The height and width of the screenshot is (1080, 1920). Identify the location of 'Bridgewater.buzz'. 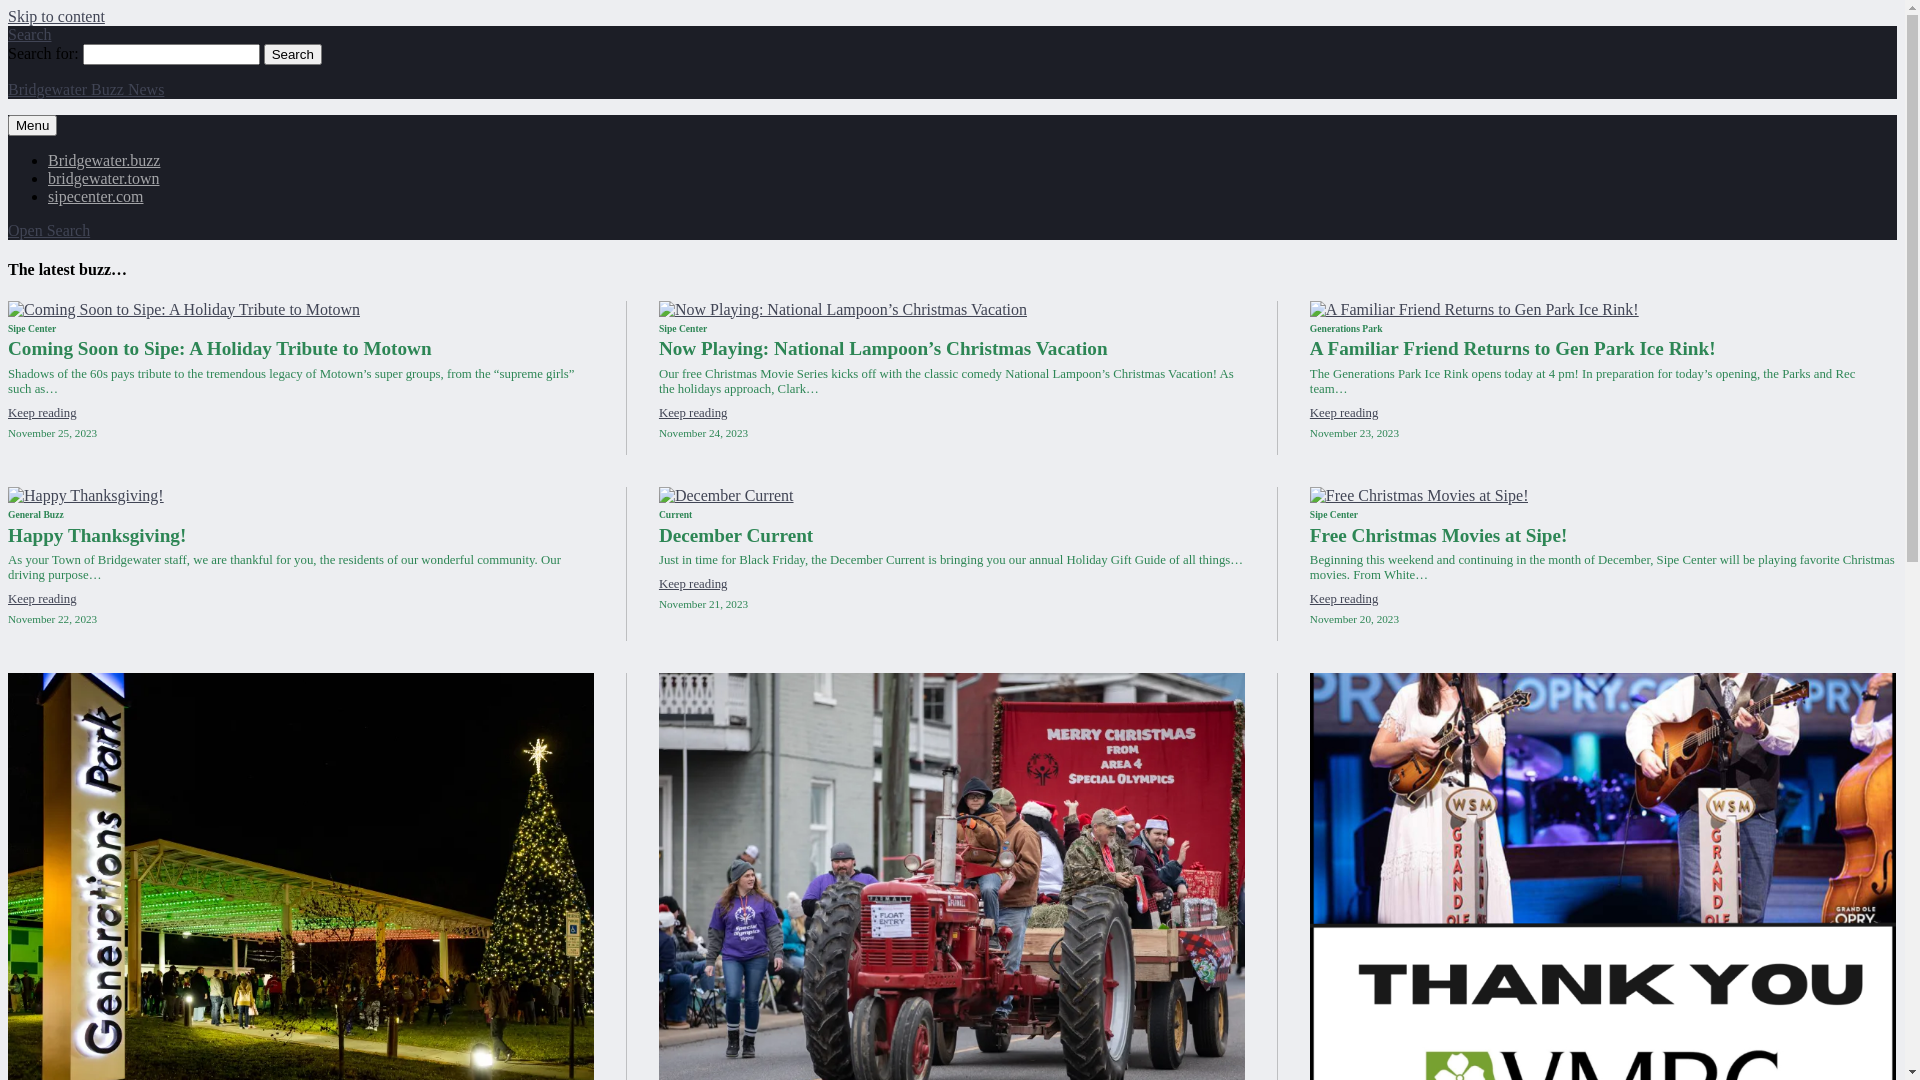
(103, 159).